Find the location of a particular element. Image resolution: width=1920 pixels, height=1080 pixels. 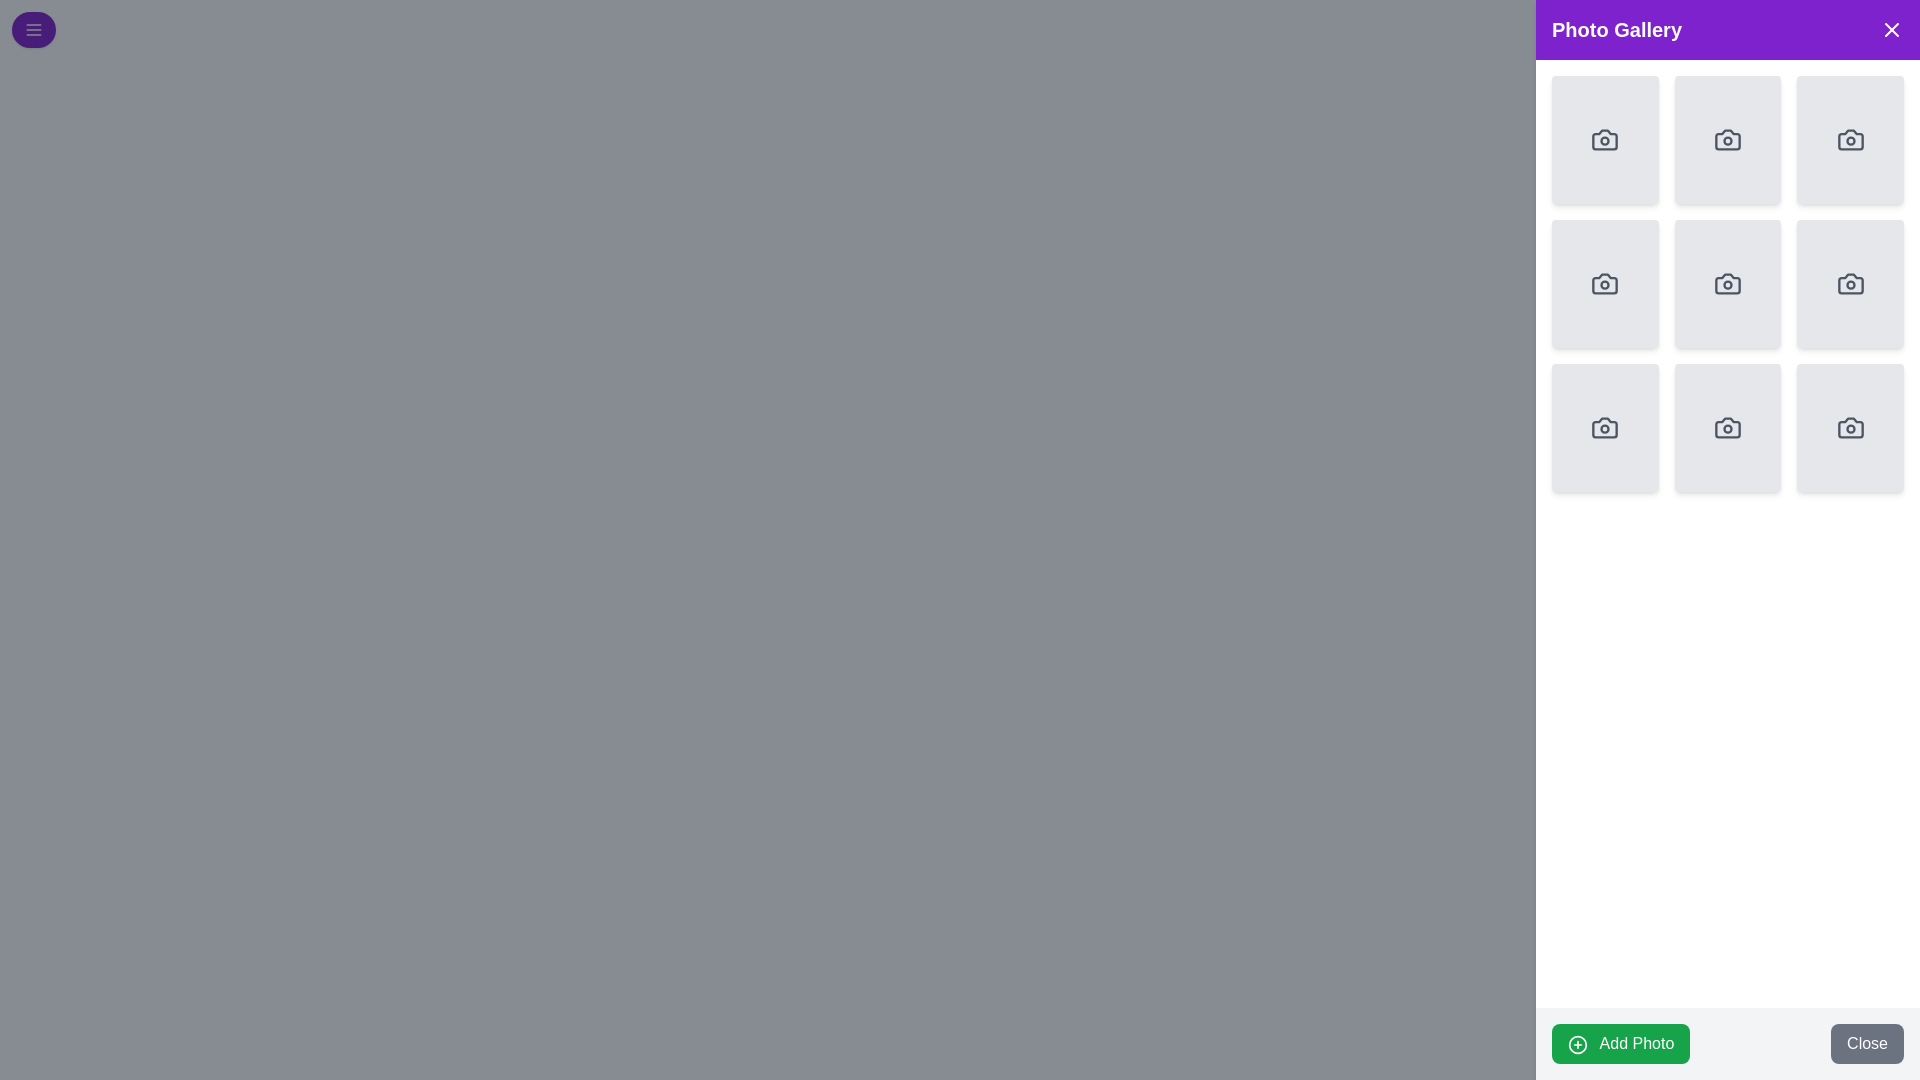

the dark gray outlined camera icon located in the top-left corner of a 3x3 grid of buttons is located at coordinates (1605, 138).